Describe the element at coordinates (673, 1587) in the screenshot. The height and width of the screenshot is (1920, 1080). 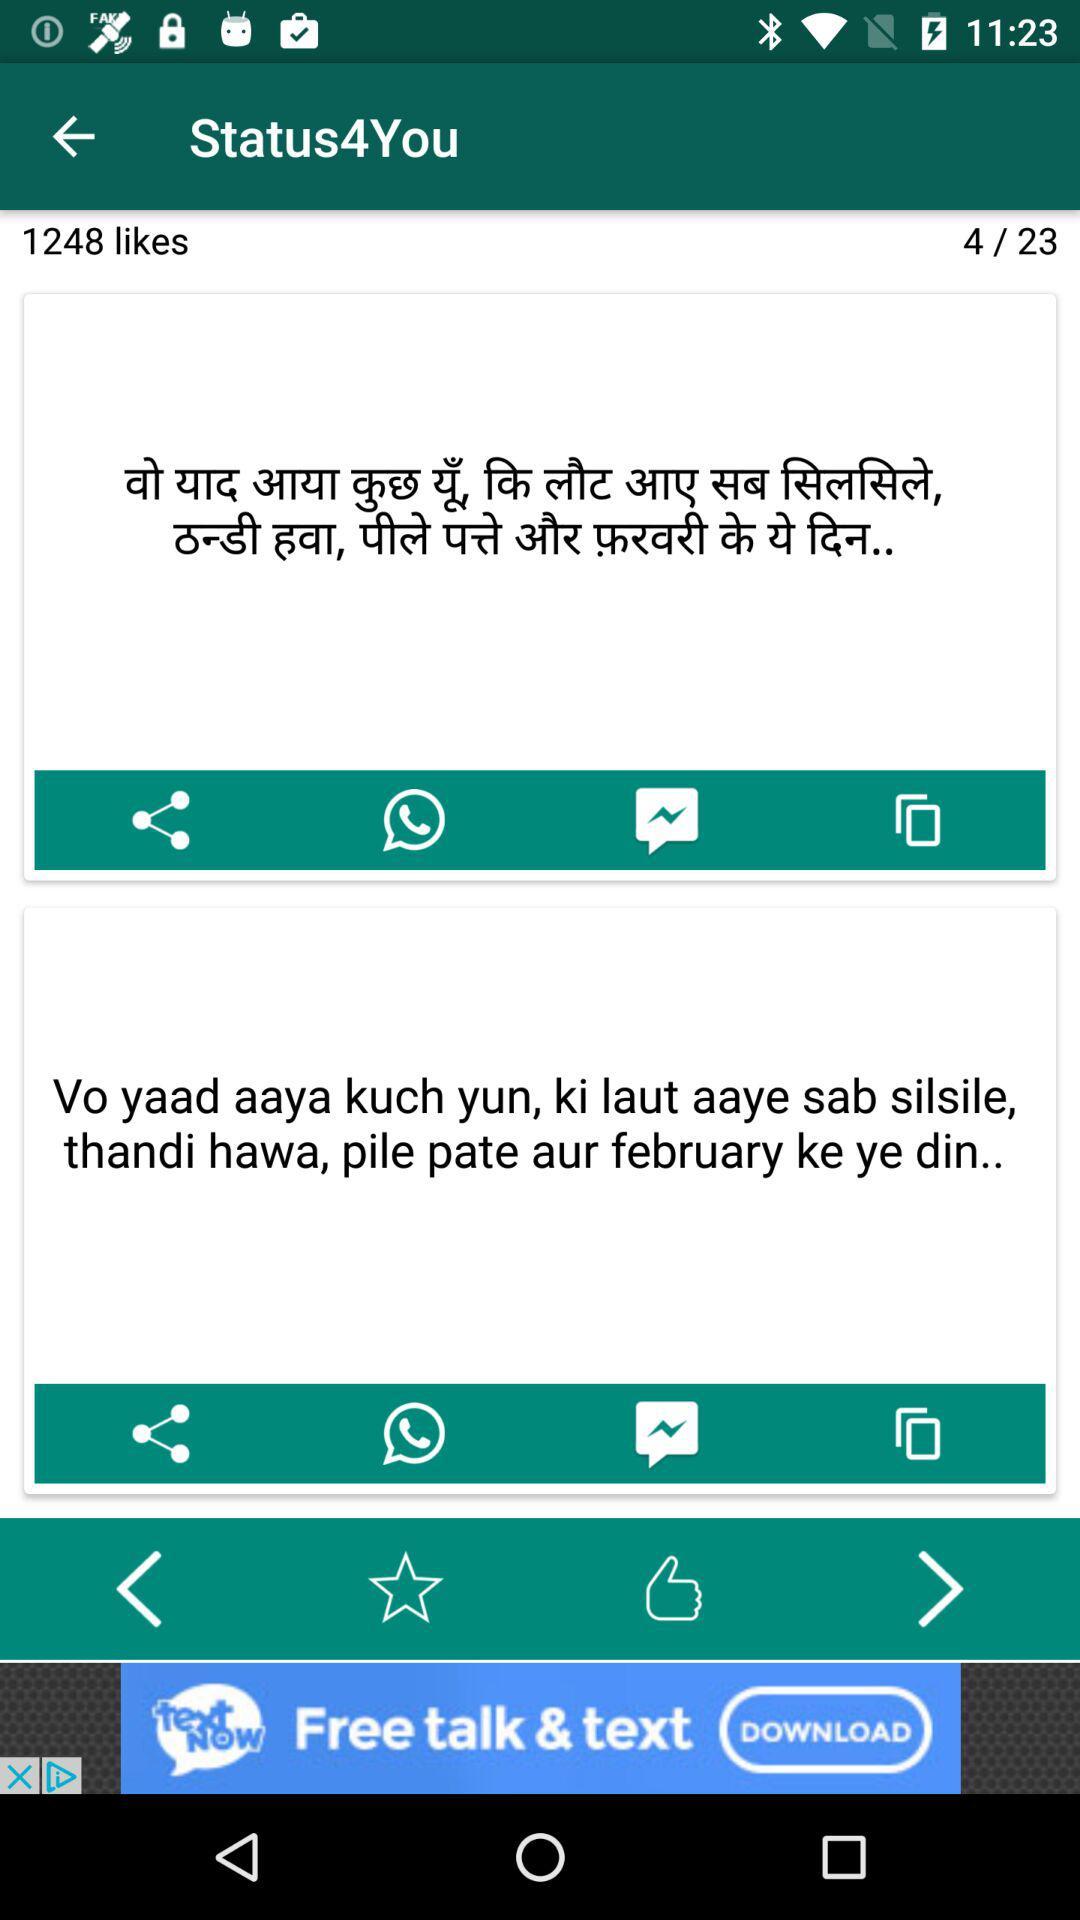
I see `thumbs up` at that location.